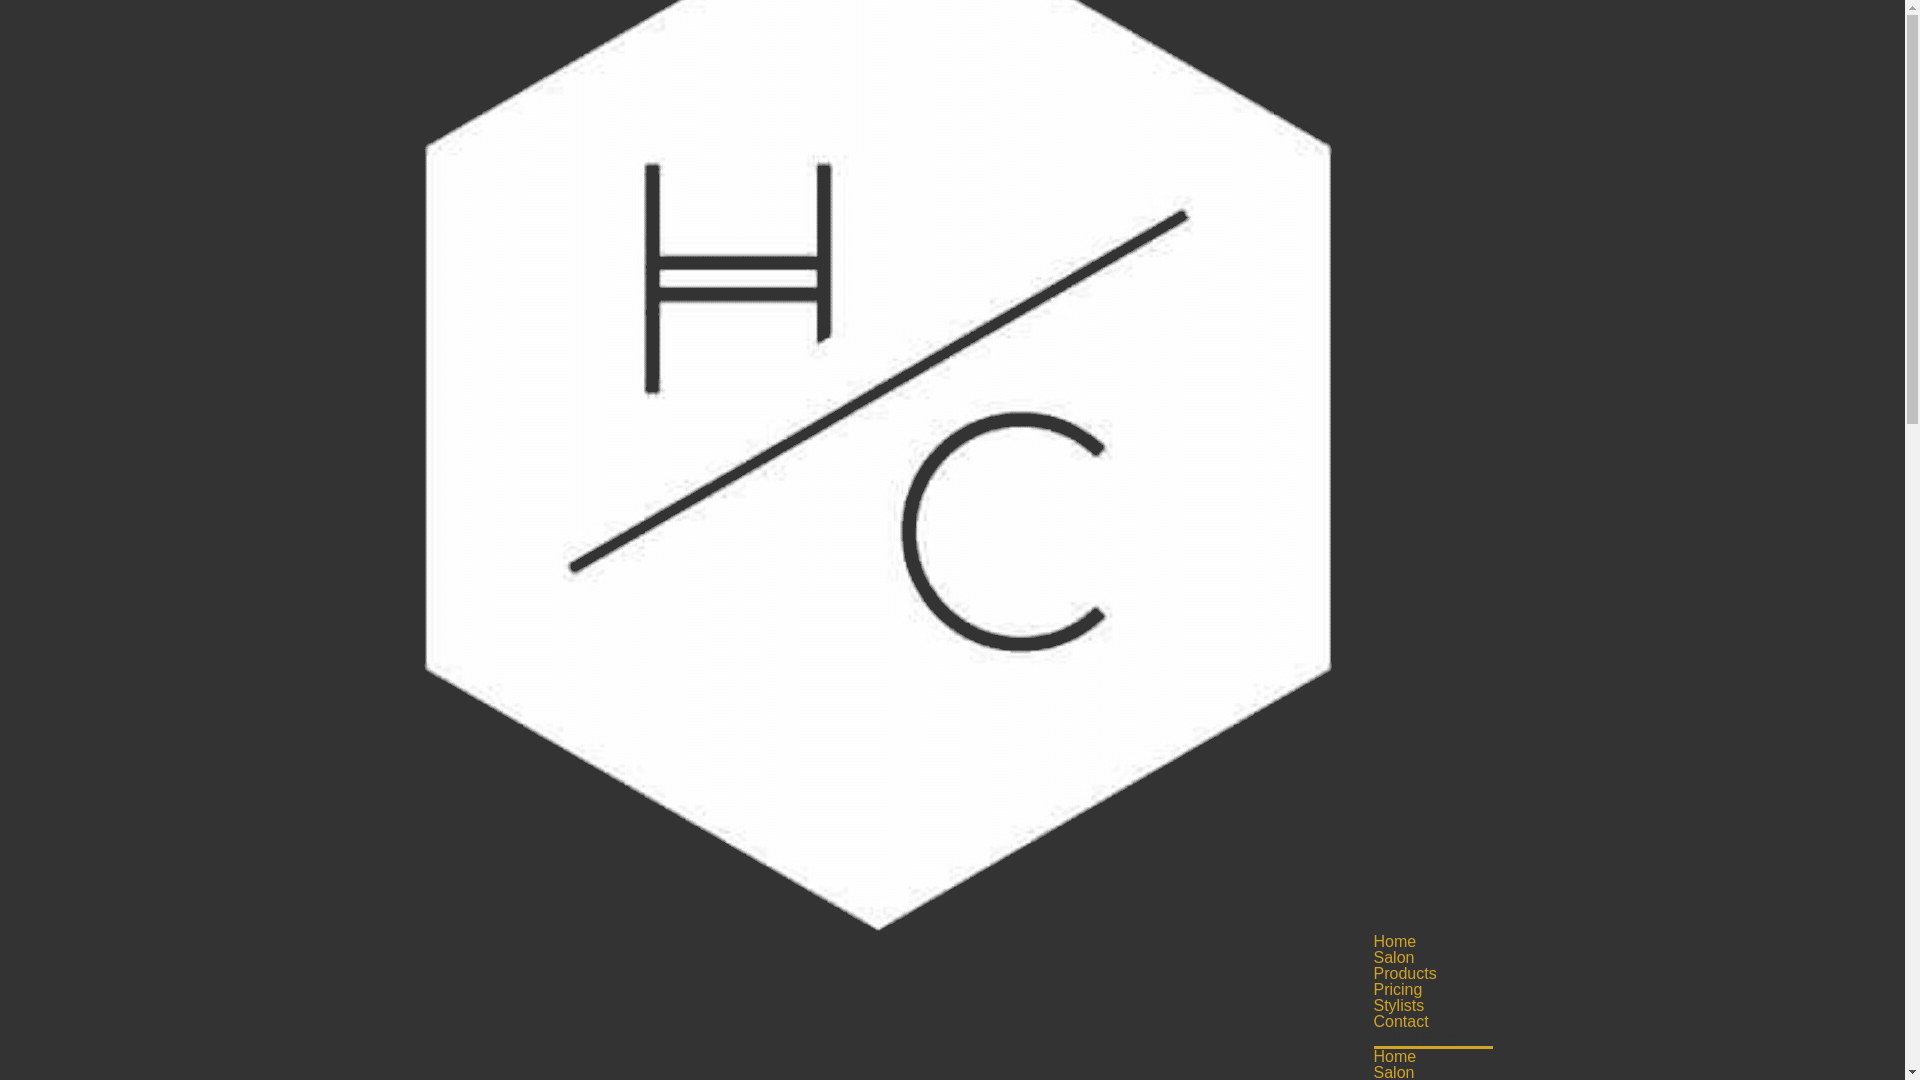 The width and height of the screenshot is (1920, 1080). I want to click on 'Home', so click(1394, 941).